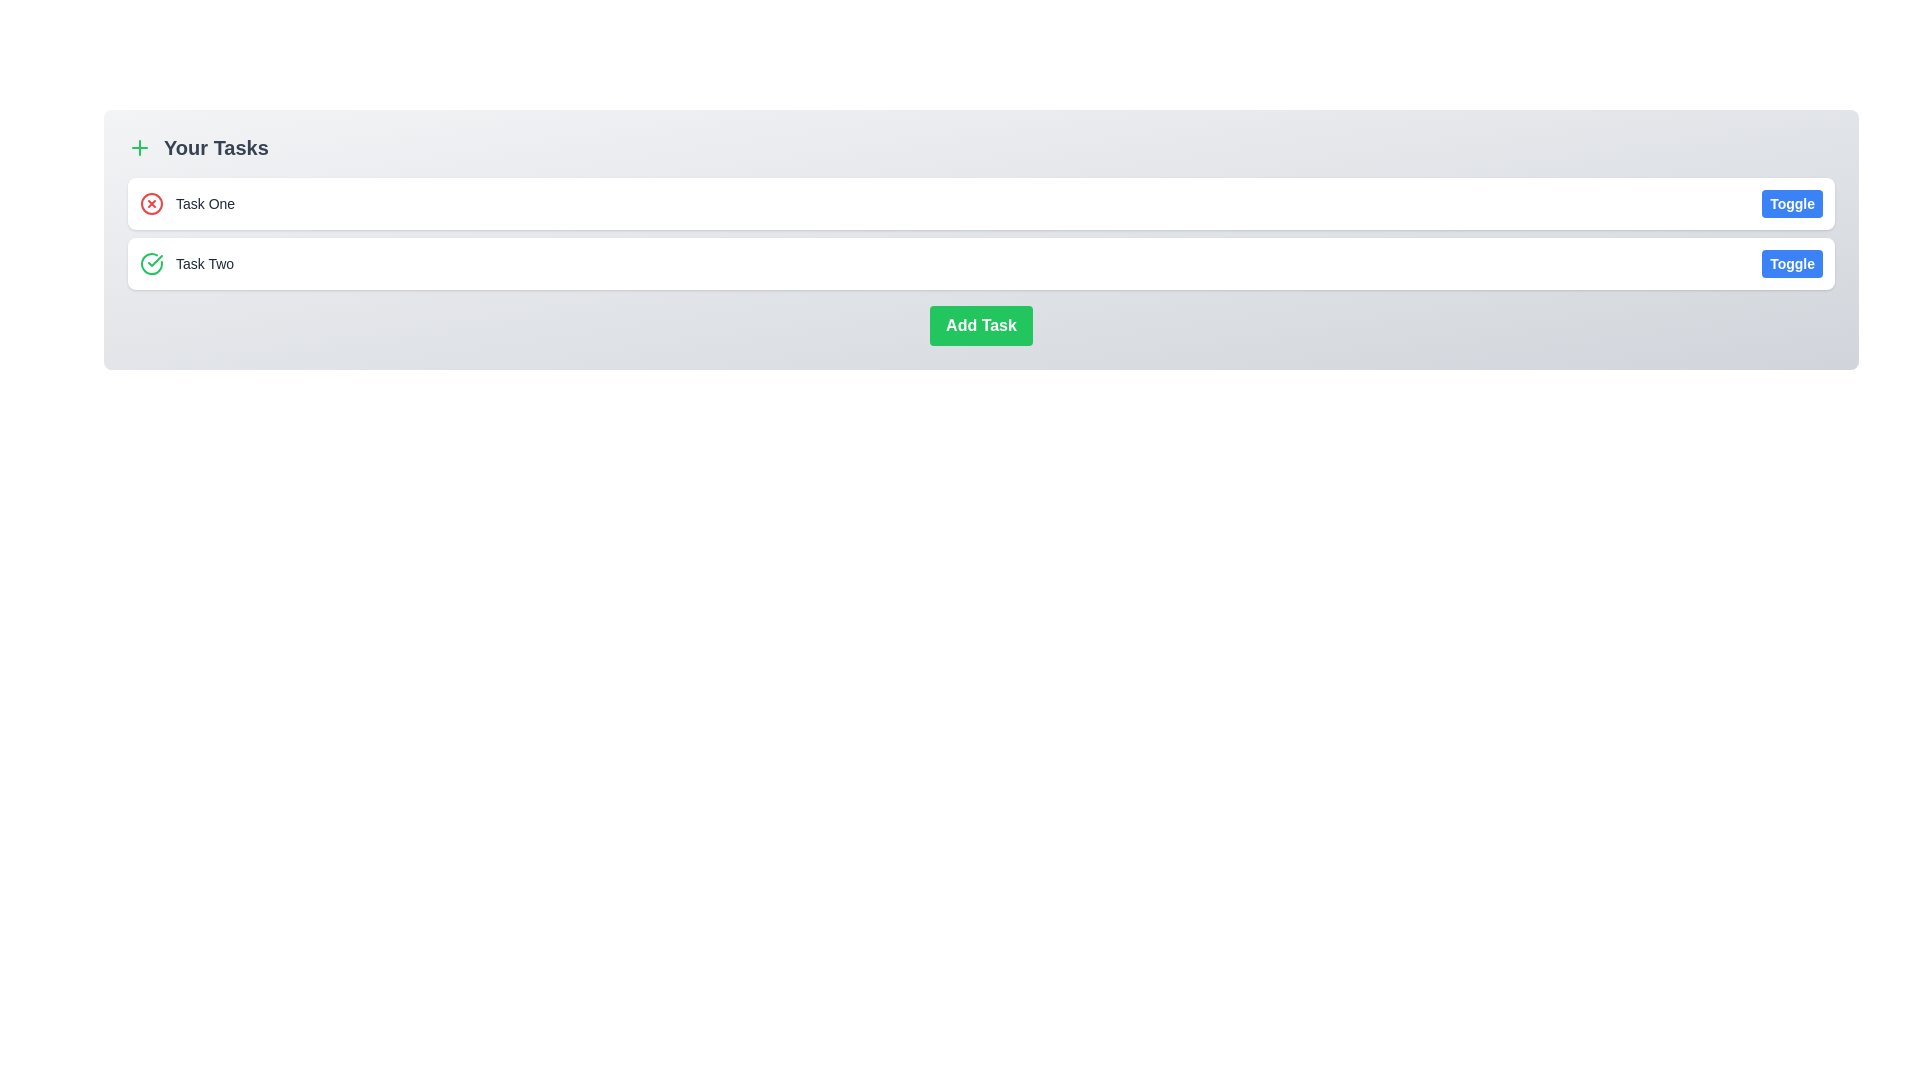 The height and width of the screenshot is (1080, 1920). What do you see at coordinates (981, 325) in the screenshot?
I see `the button that allows users to add a new task, located at the bottom center of the visible area` at bounding box center [981, 325].